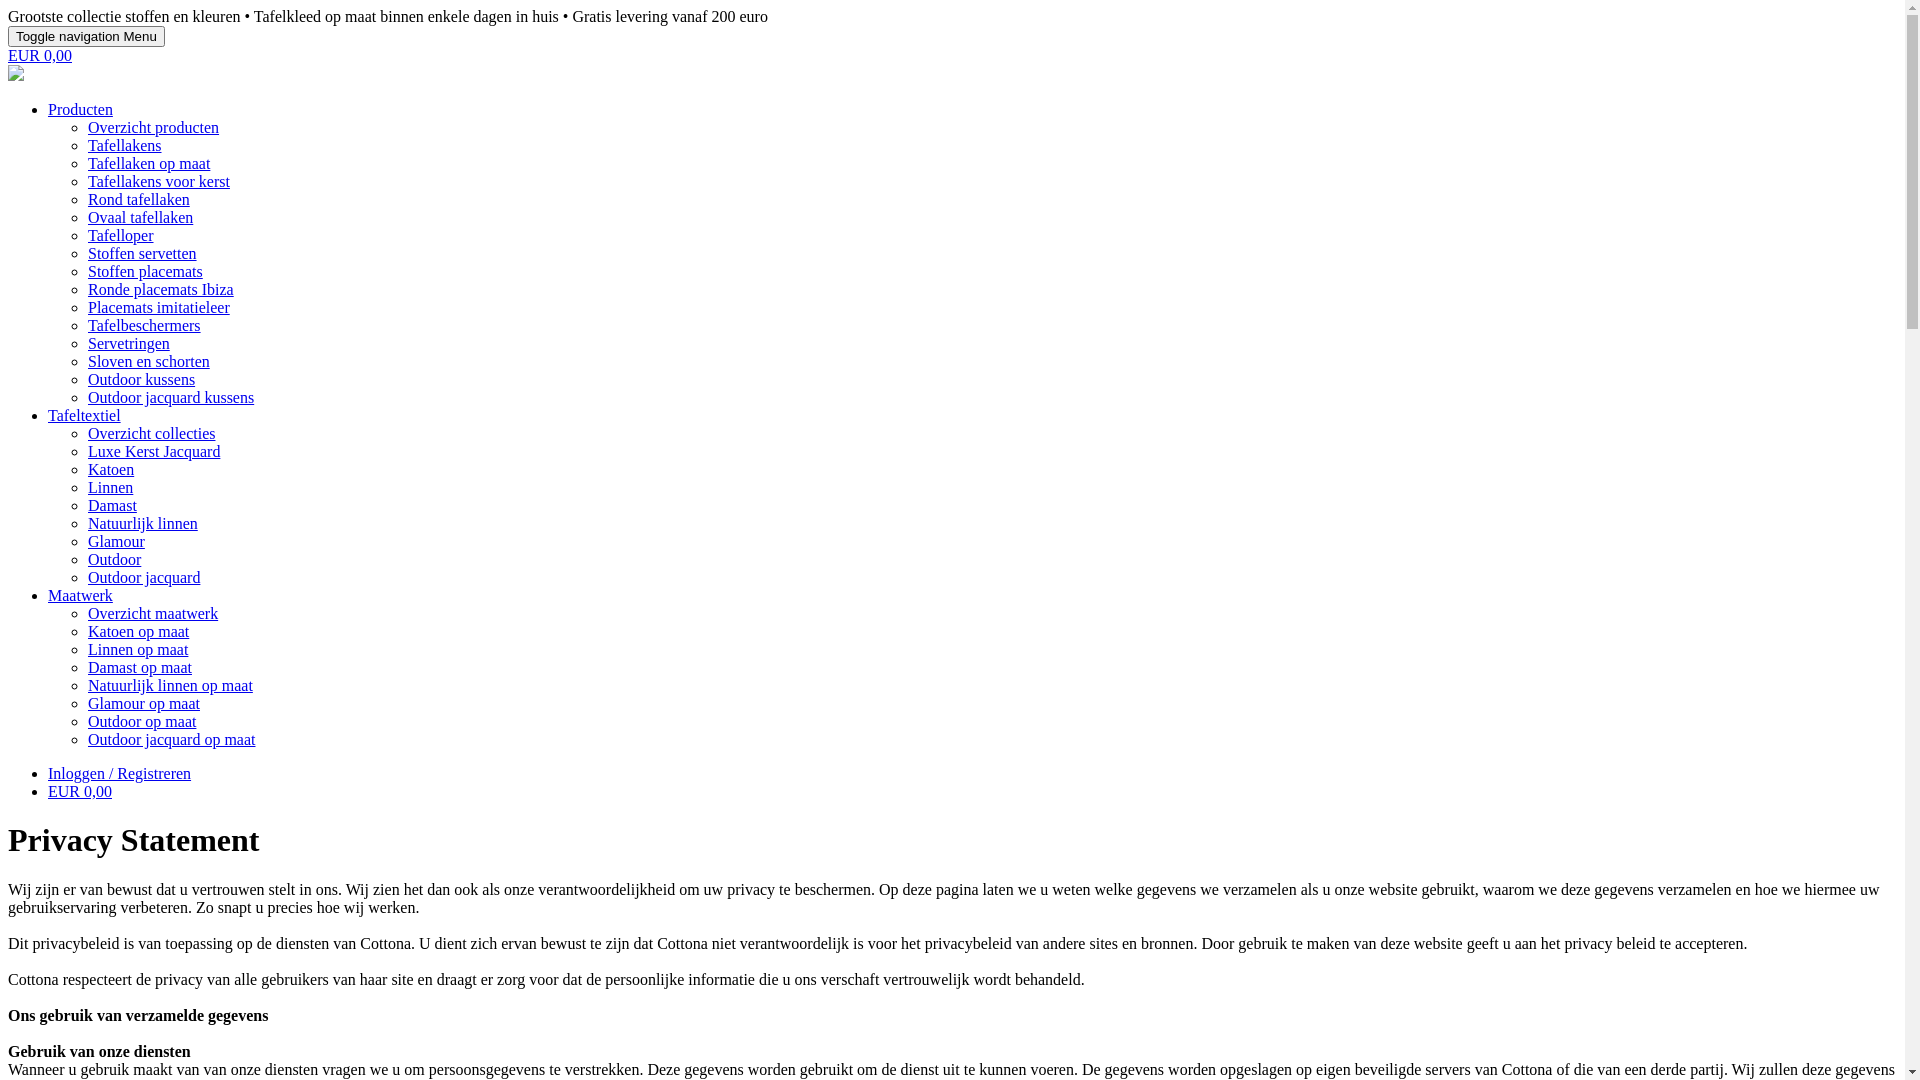 The width and height of the screenshot is (1920, 1080). What do you see at coordinates (39, 54) in the screenshot?
I see `'EUR 0,00'` at bounding box center [39, 54].